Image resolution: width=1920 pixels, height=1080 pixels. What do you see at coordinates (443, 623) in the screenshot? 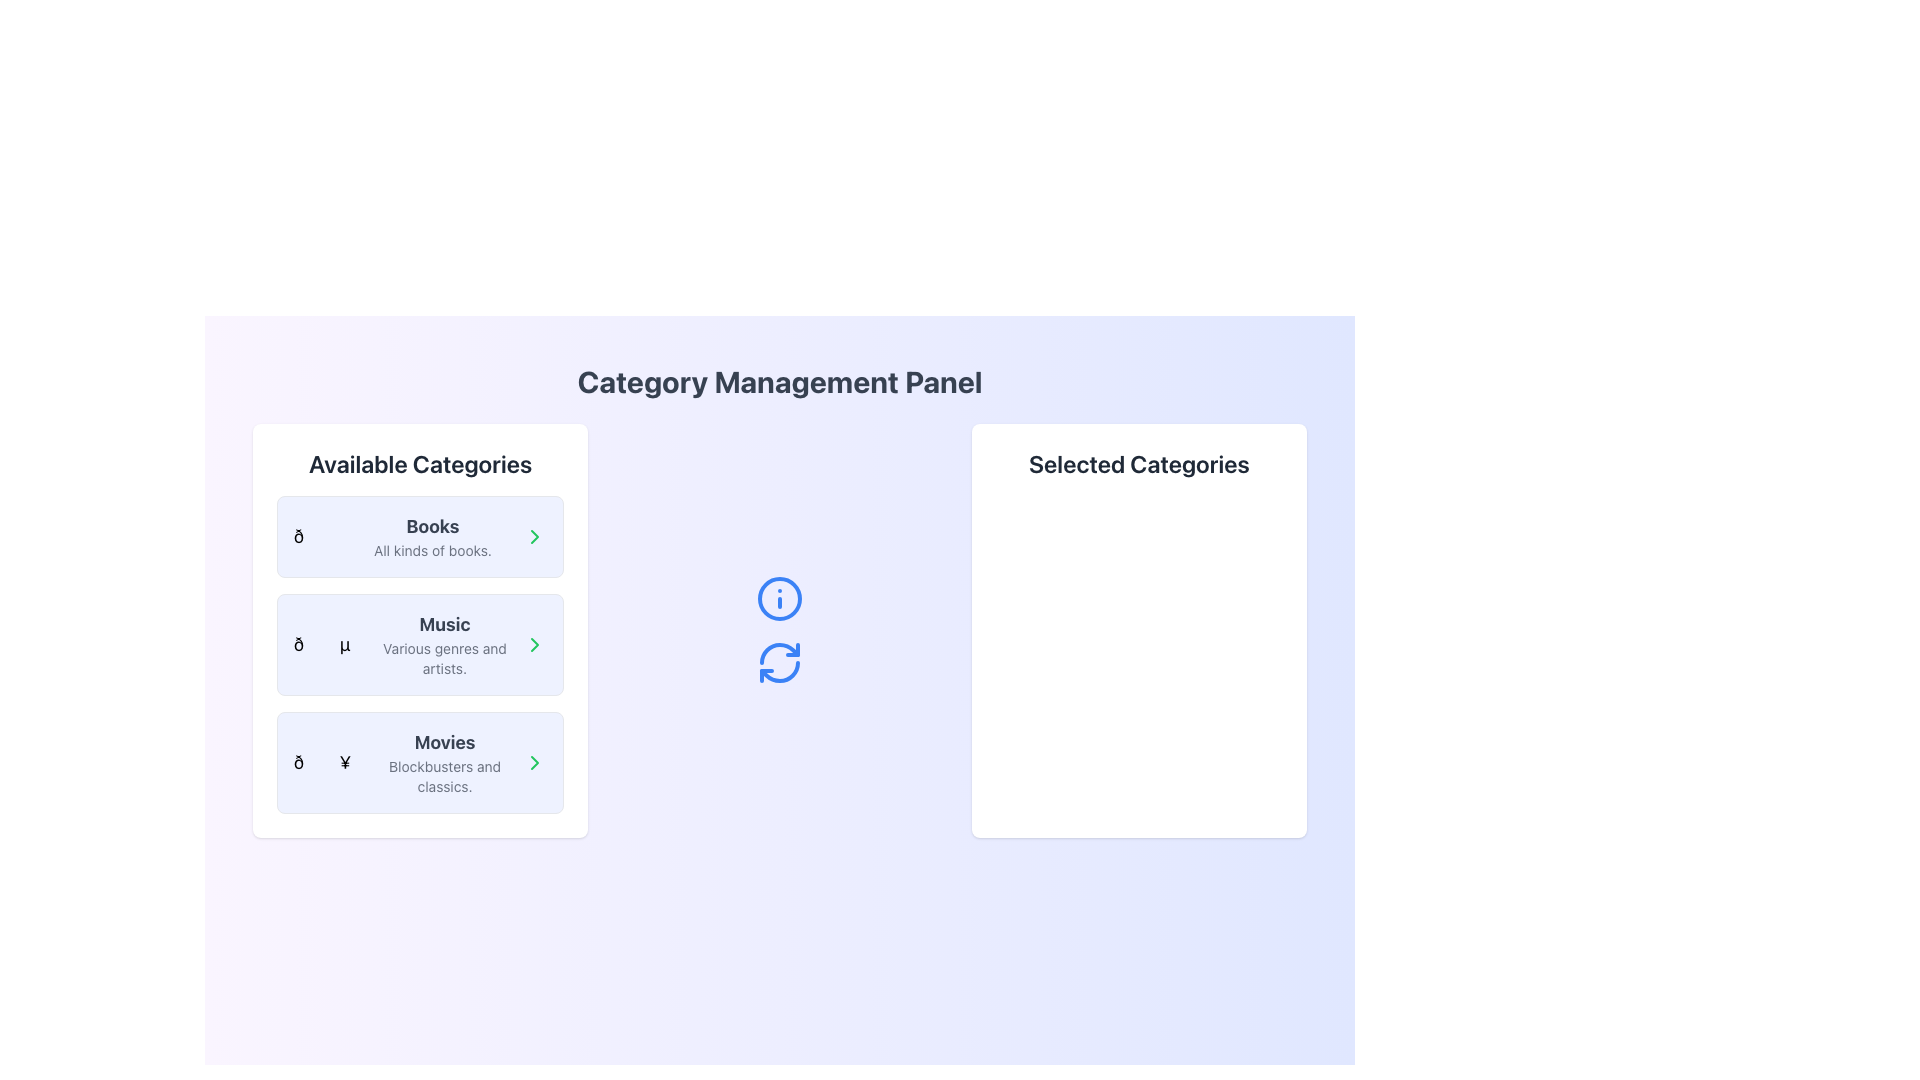
I see `bold, large-sized text label displaying 'Music' located in the second item of the vertical list of categories under the 'Available Categories' section` at bounding box center [443, 623].